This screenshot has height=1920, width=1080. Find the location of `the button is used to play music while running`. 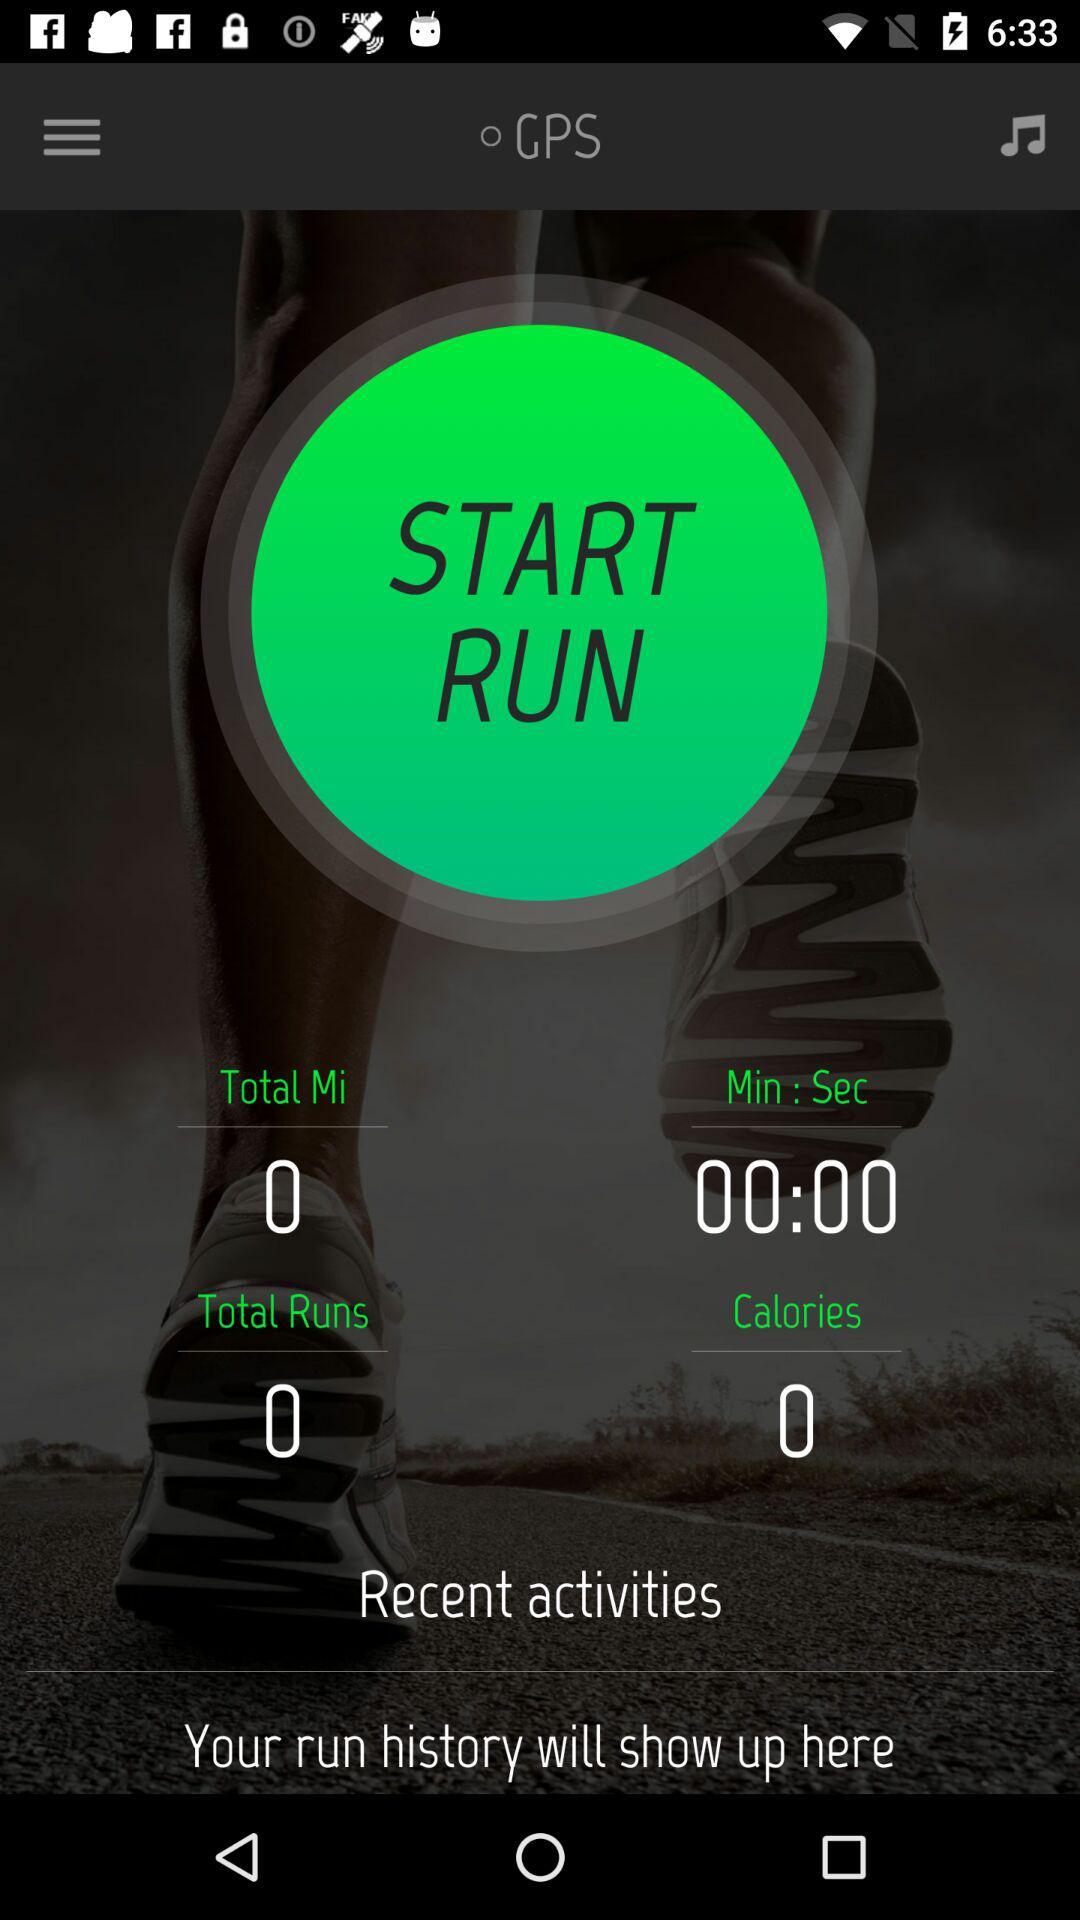

the button is used to play music while running is located at coordinates (1023, 135).